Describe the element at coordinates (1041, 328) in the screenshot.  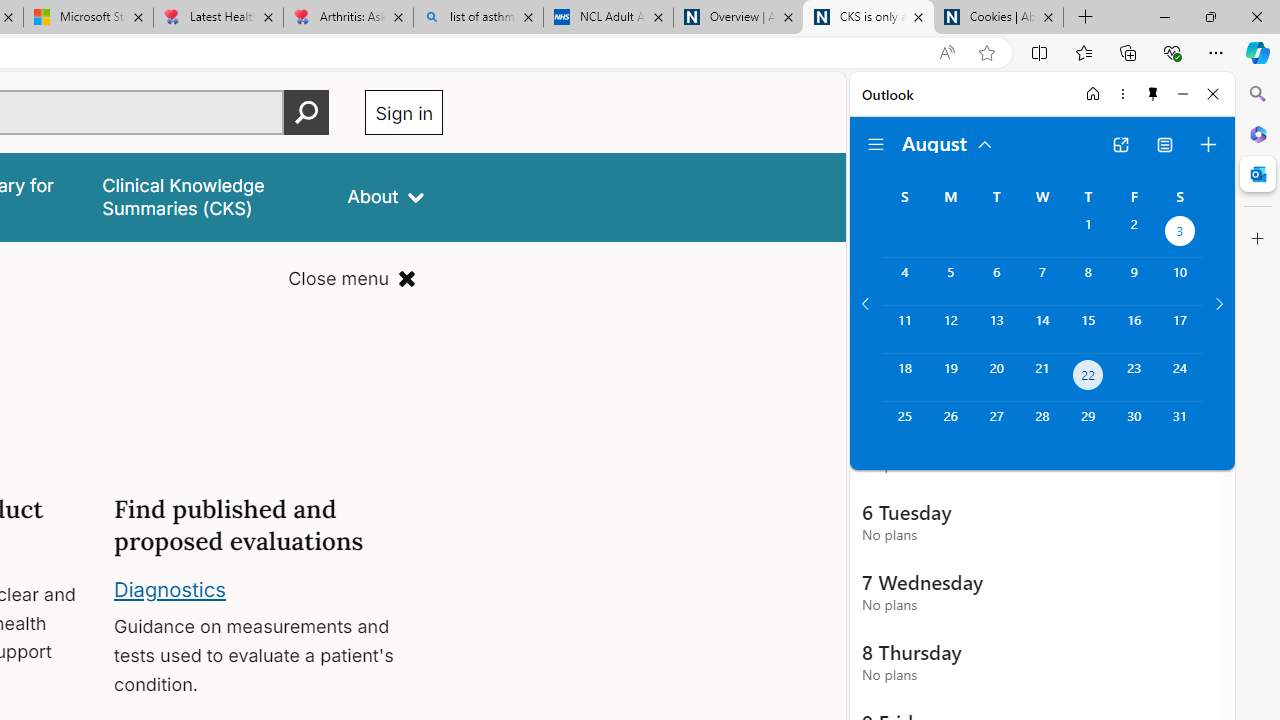
I see `'Wednesday, August 14, 2024. '` at that location.